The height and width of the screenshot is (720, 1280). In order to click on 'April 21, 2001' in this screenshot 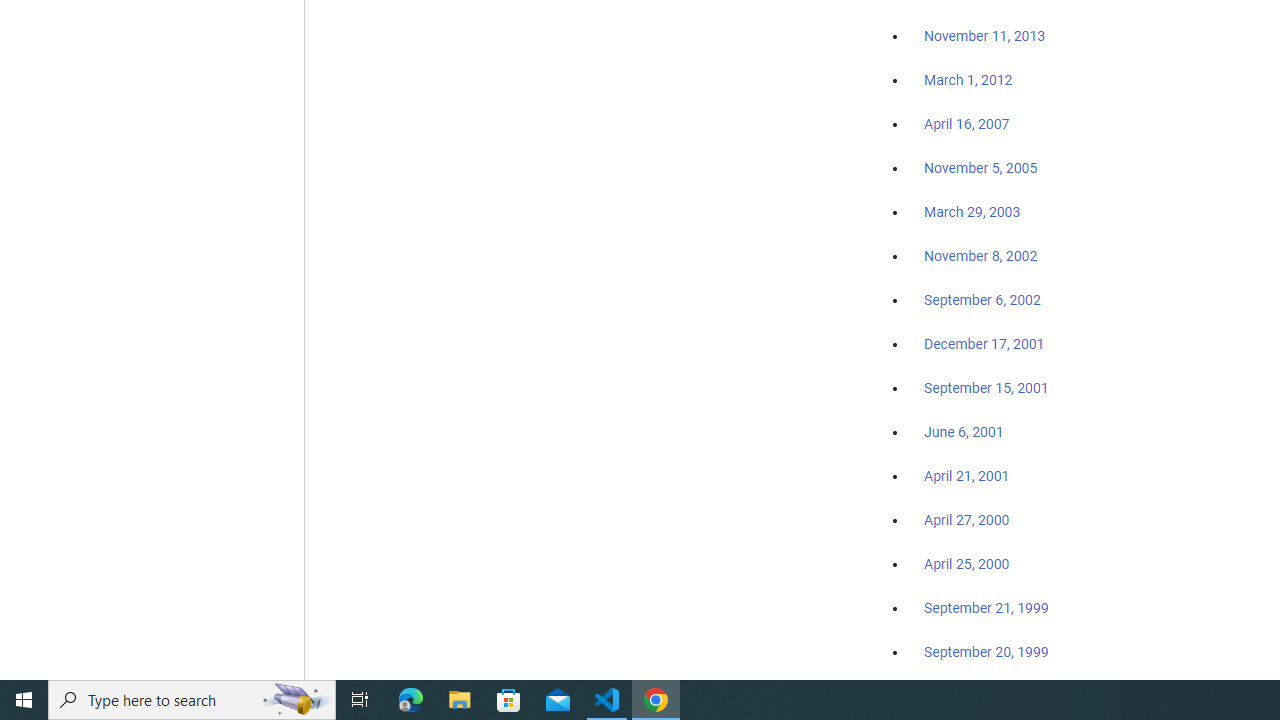, I will do `click(967, 476)`.